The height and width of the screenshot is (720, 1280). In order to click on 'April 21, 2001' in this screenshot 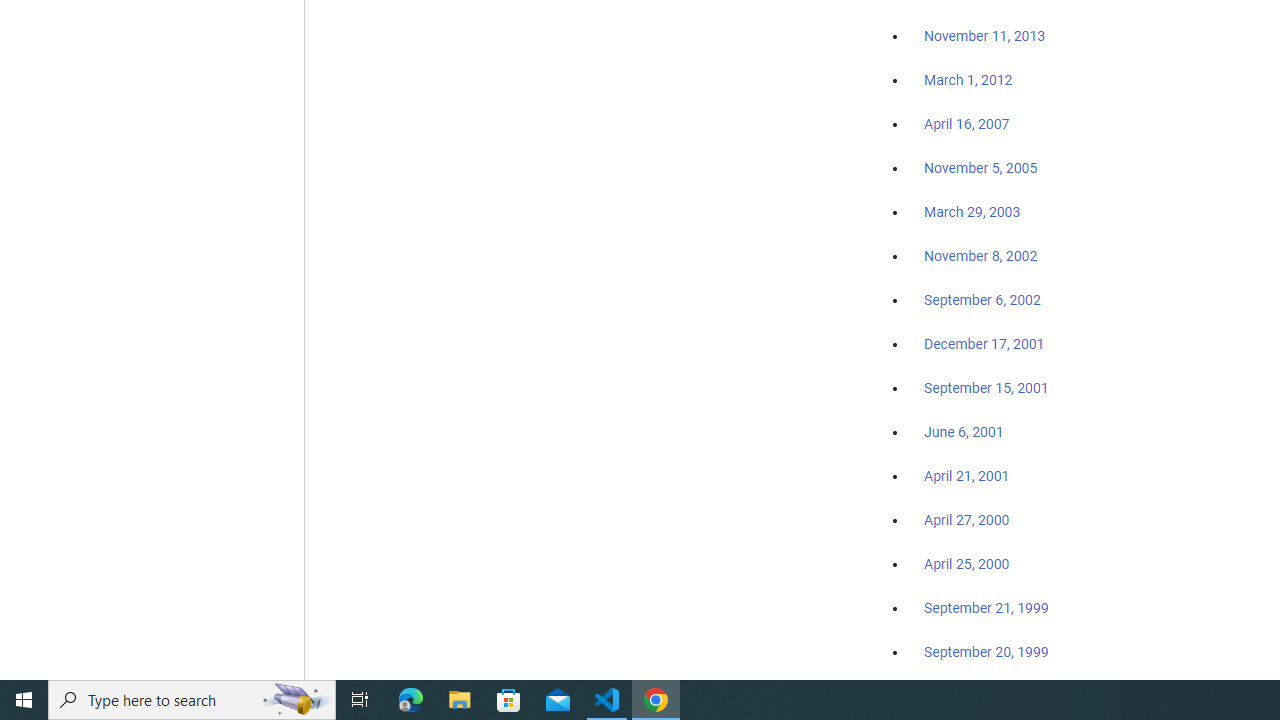, I will do `click(967, 476)`.